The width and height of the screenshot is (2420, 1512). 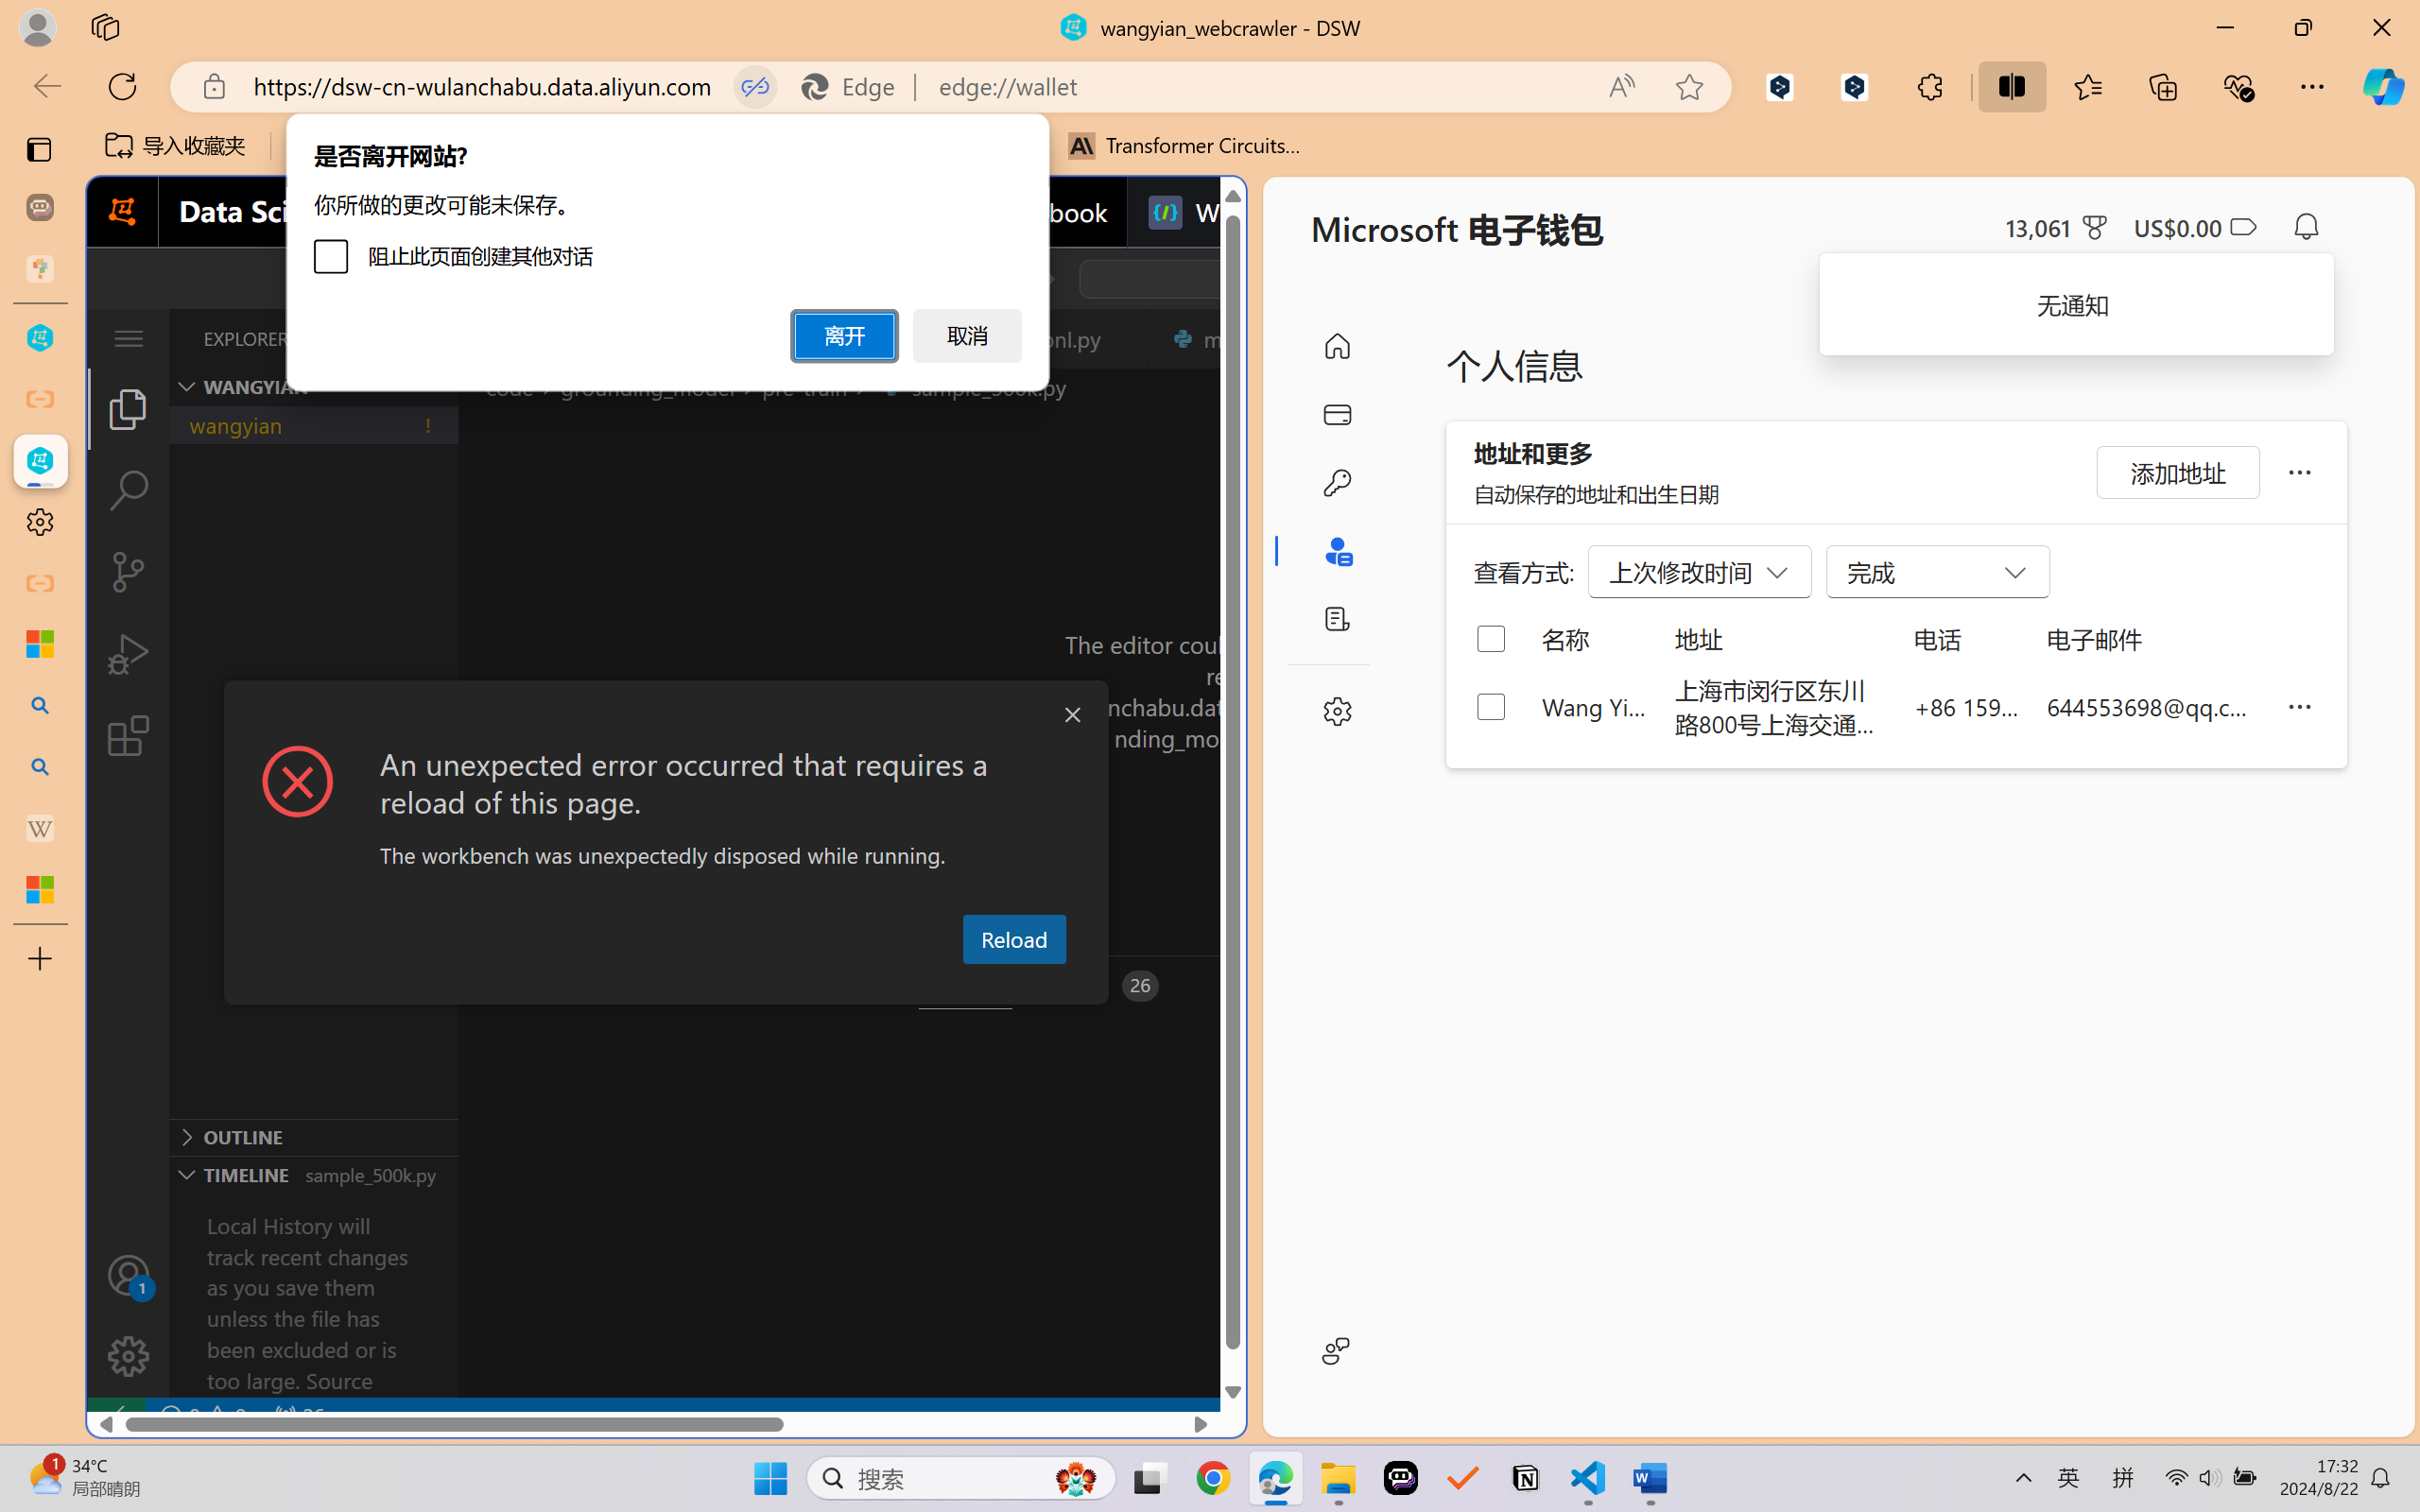 I want to click on 'Timeline Section', so click(x=313, y=1174).